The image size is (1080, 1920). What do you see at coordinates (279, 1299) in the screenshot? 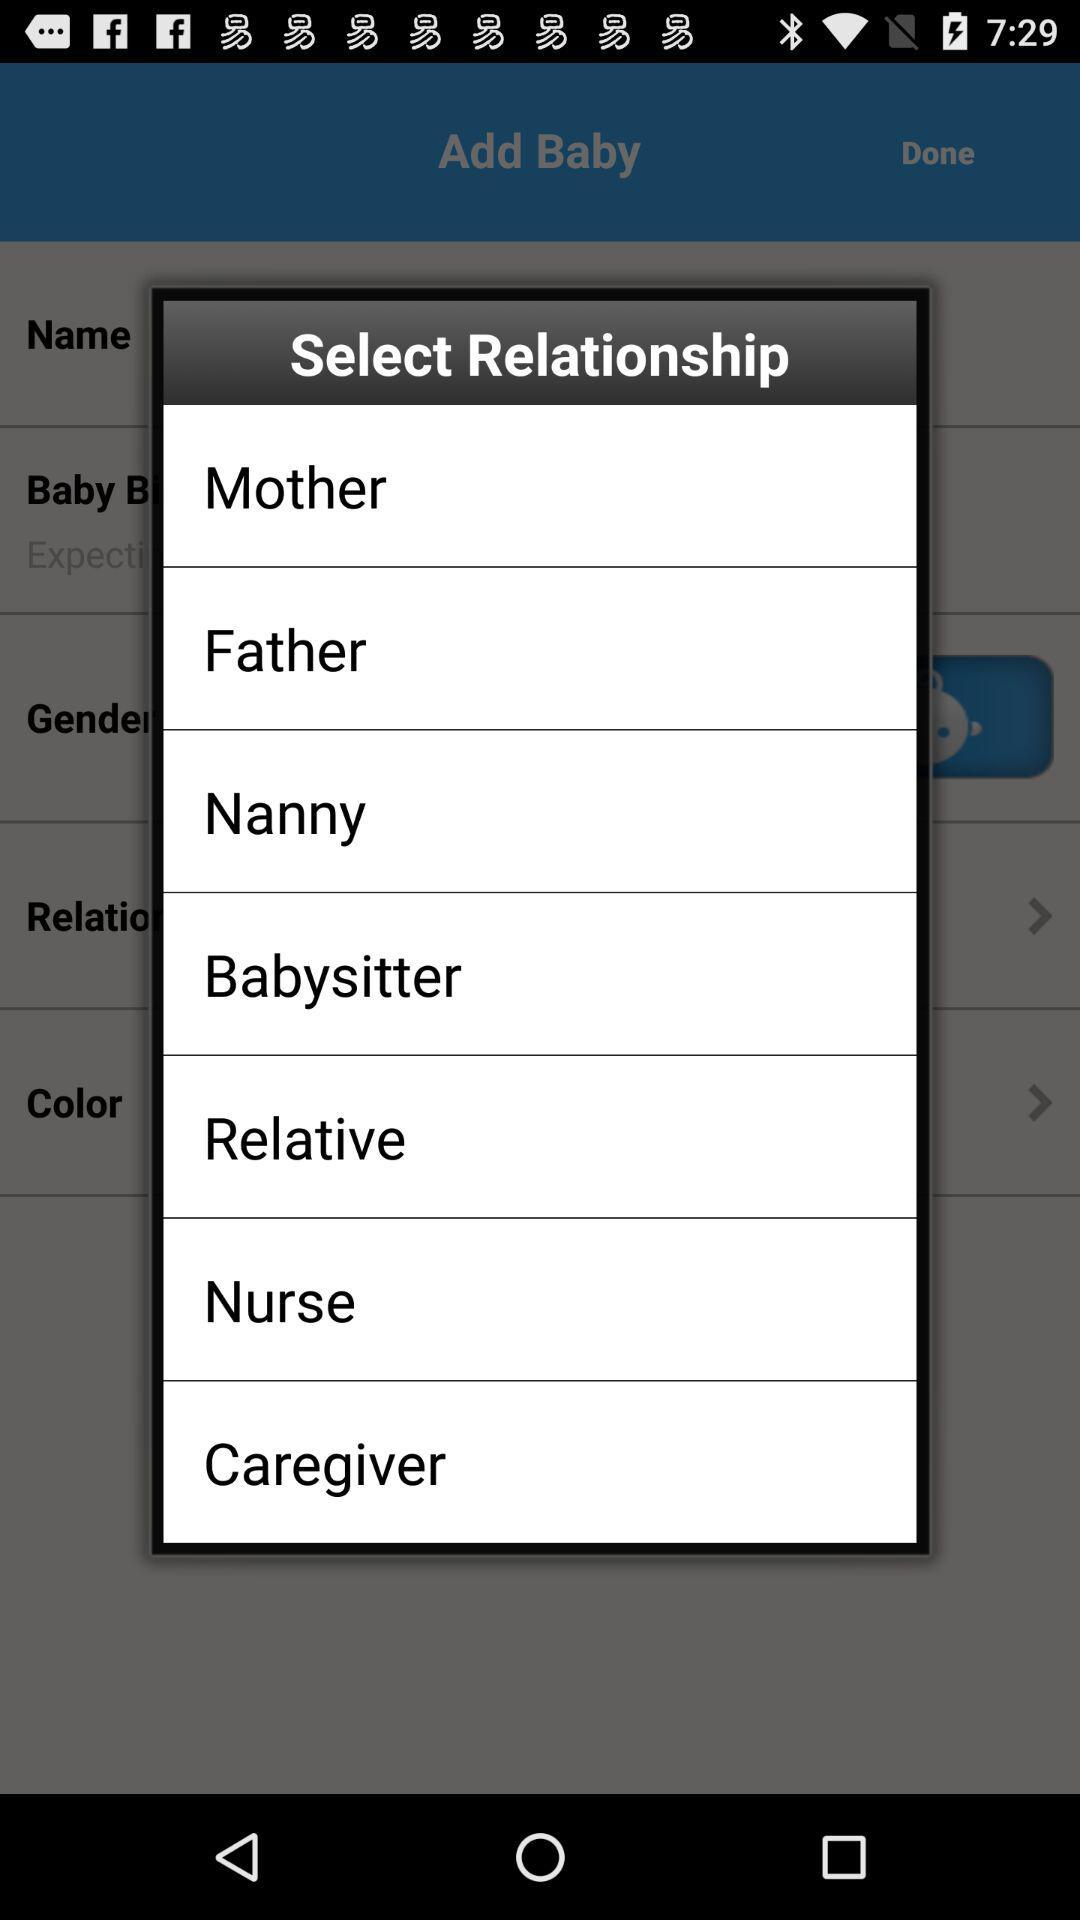
I see `nurse` at bounding box center [279, 1299].